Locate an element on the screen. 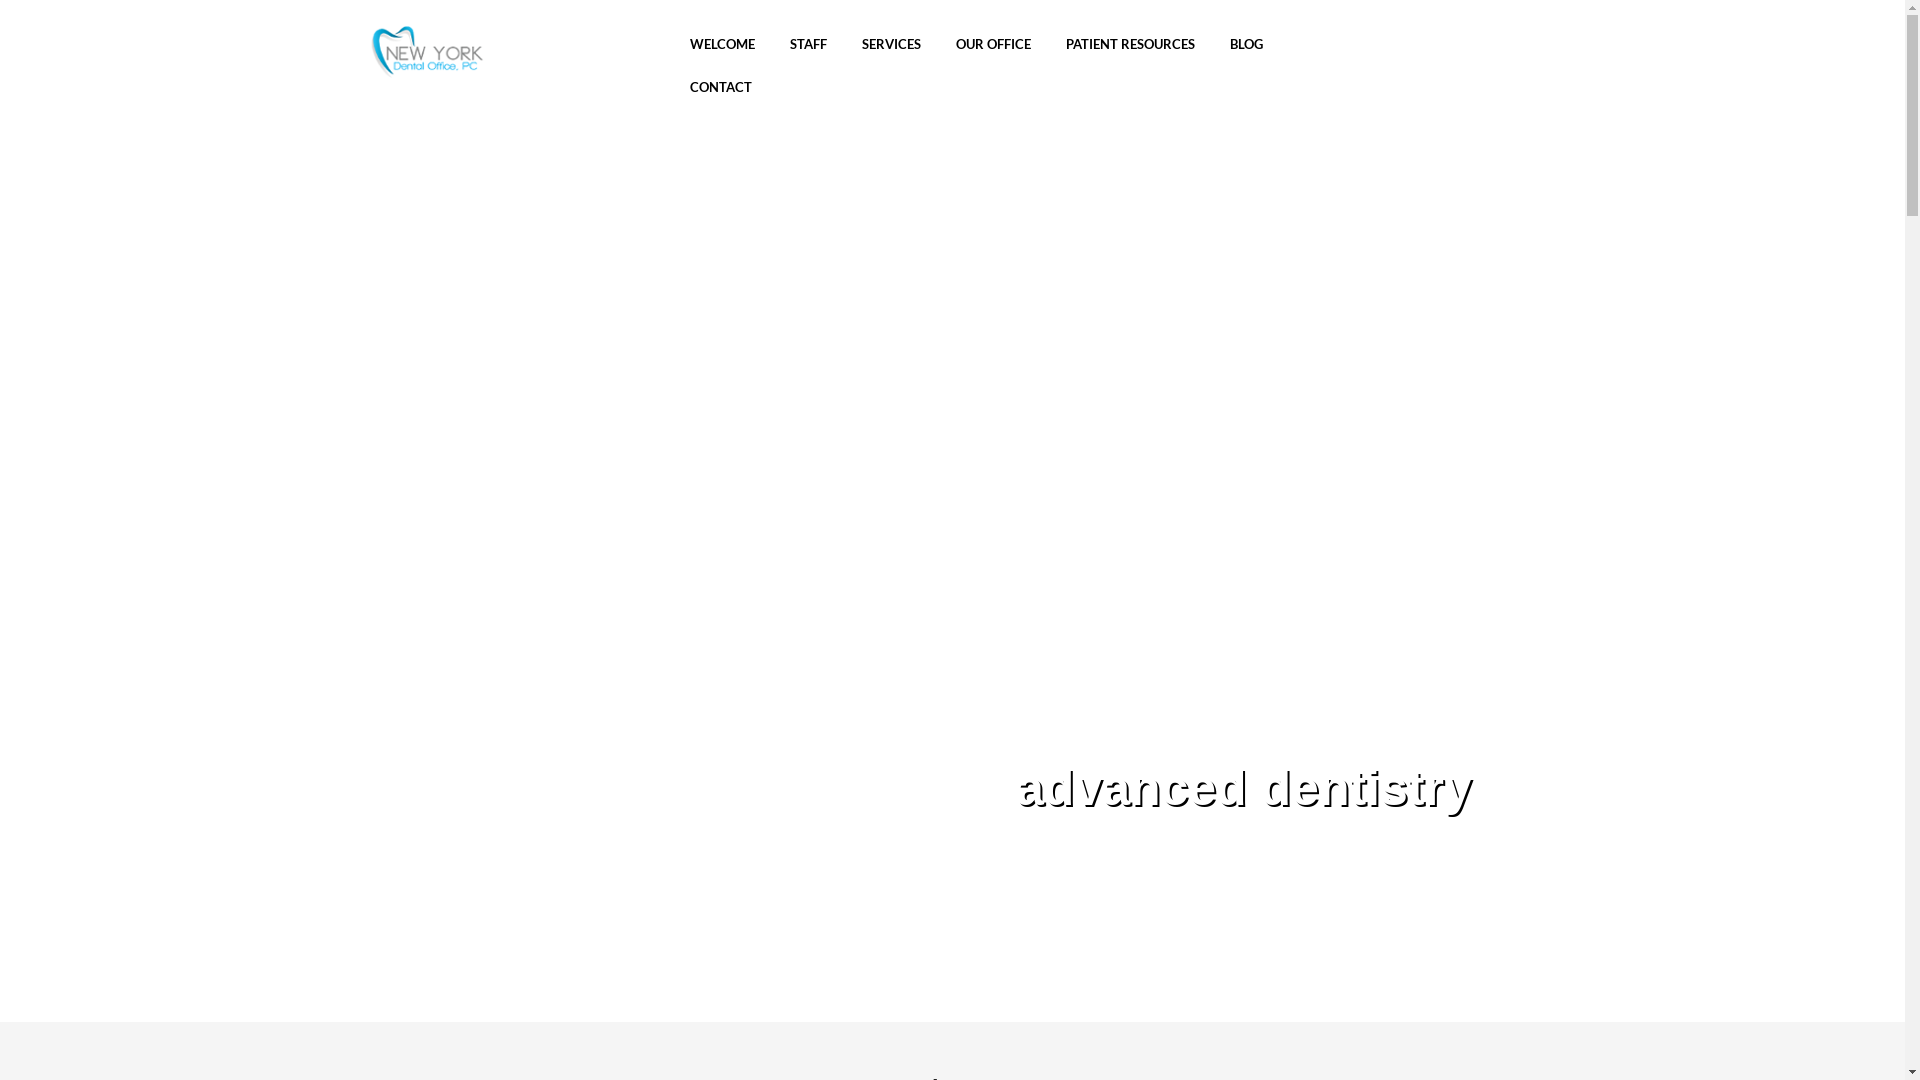  'STAFF' is located at coordinates (808, 45).